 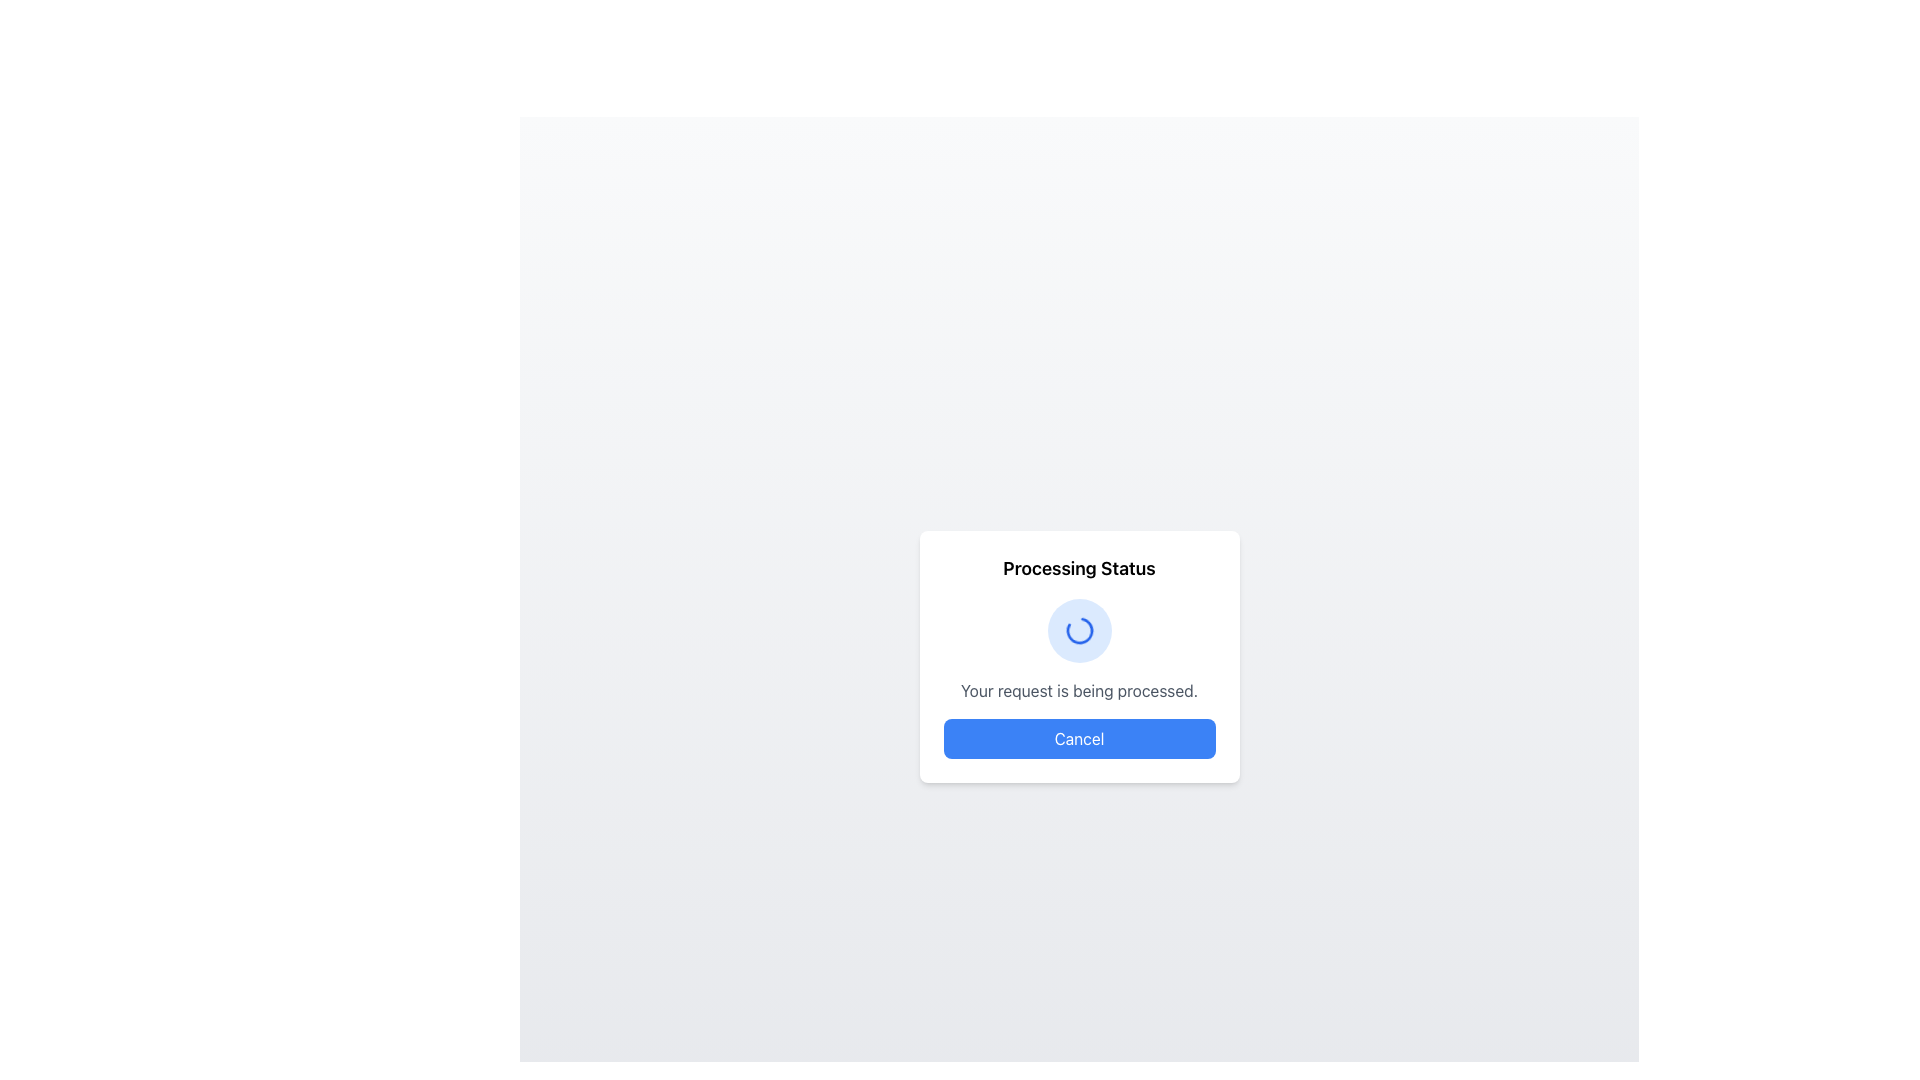 What do you see at coordinates (1078, 689) in the screenshot?
I see `the text label that reads 'Your request is being processed.' which is located below a spinning loader icon in a pop-up card interface` at bounding box center [1078, 689].